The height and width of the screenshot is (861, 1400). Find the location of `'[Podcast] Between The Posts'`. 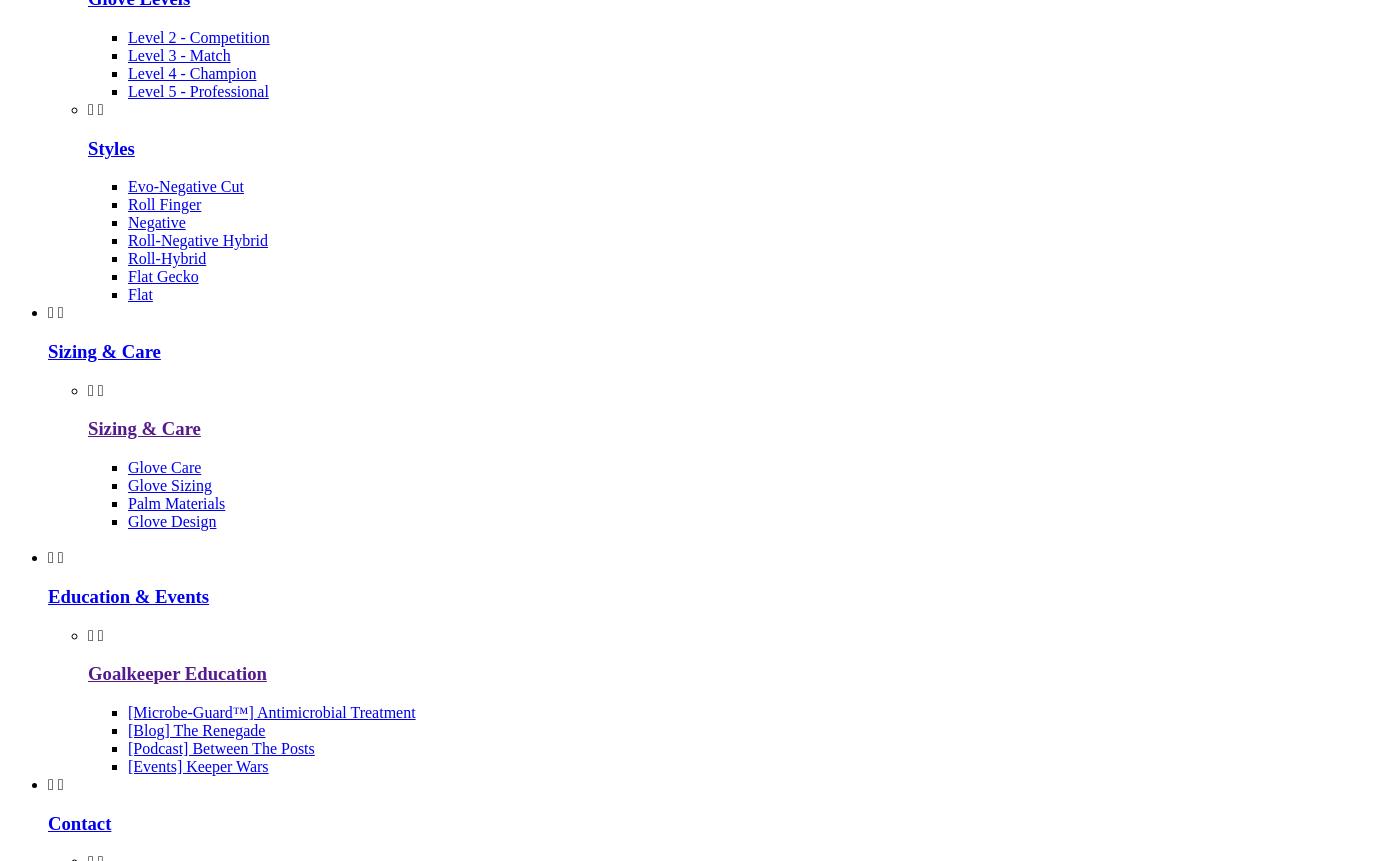

'[Podcast] Between The Posts' is located at coordinates (221, 748).